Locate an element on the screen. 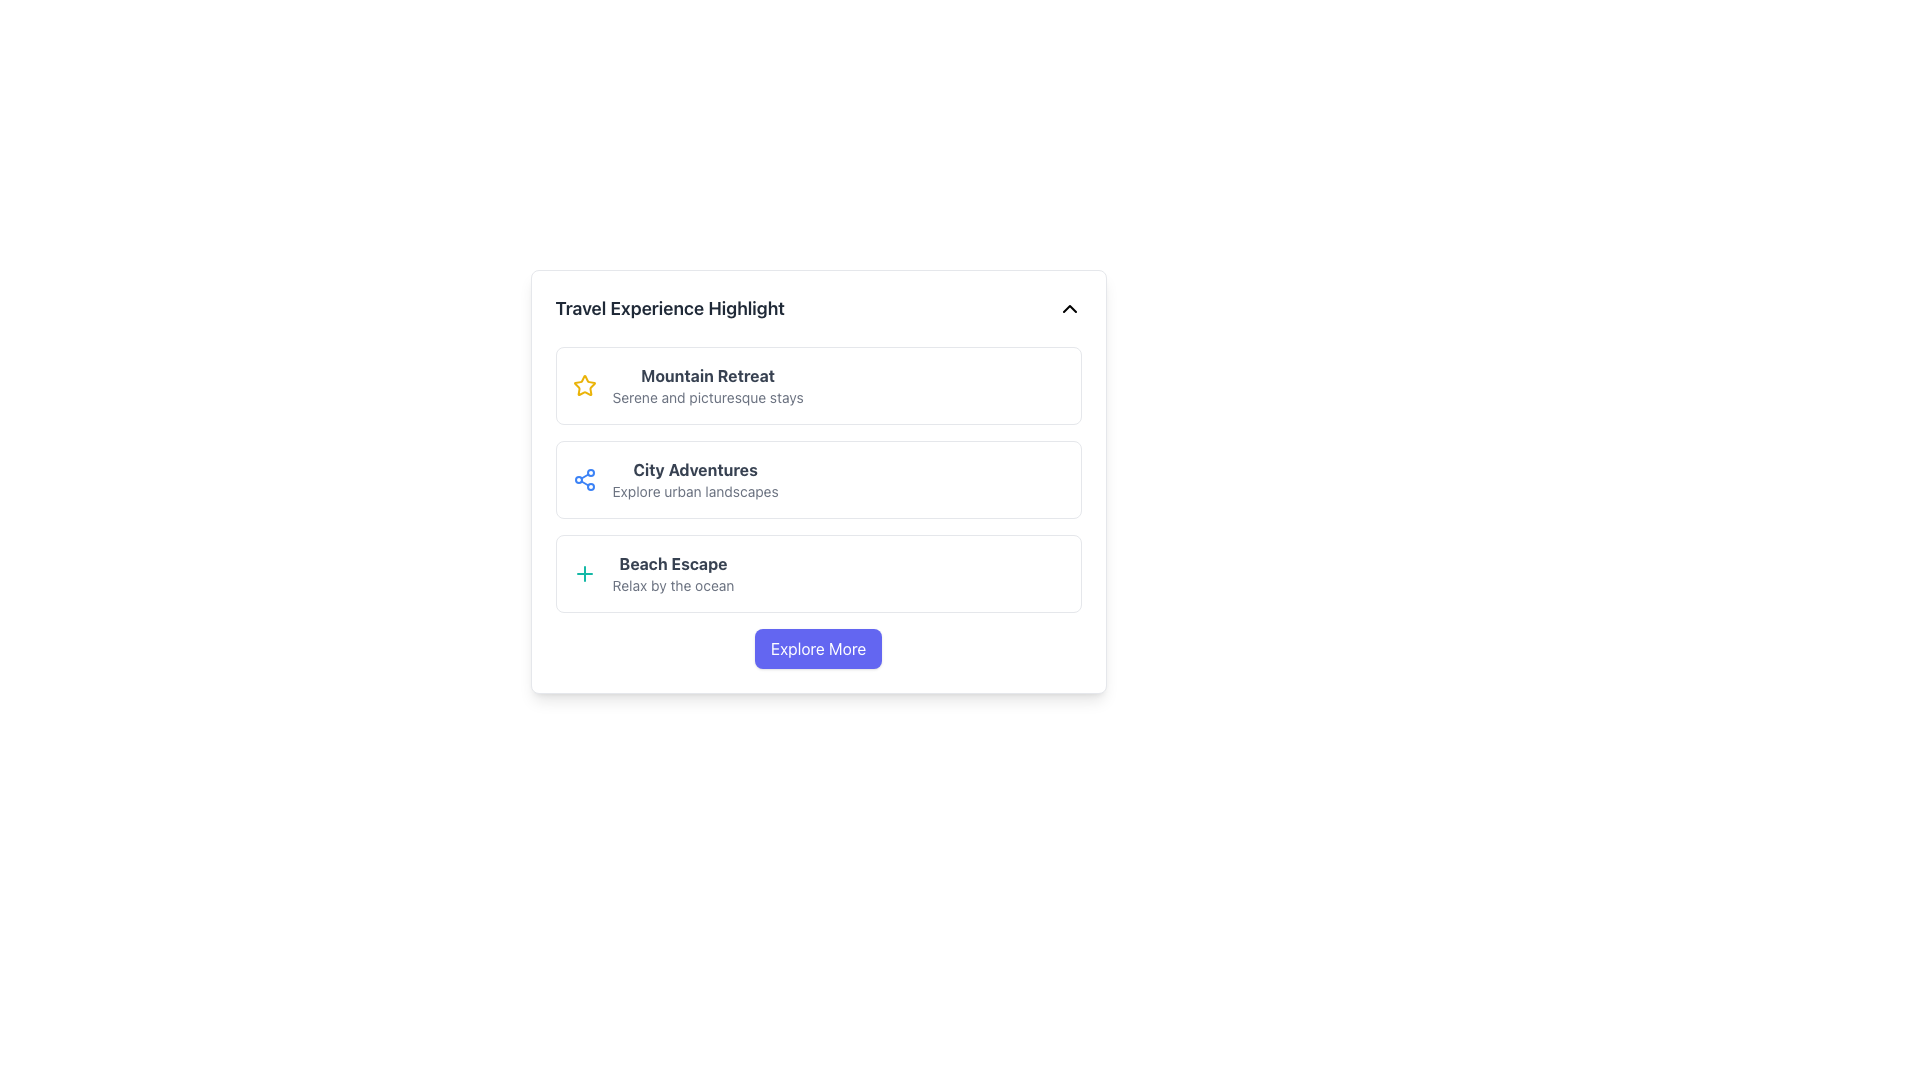 The width and height of the screenshot is (1920, 1080). the action trigger icon located at the leftmost side of the 'Beach Escape' travel experience entry is located at coordinates (583, 574).